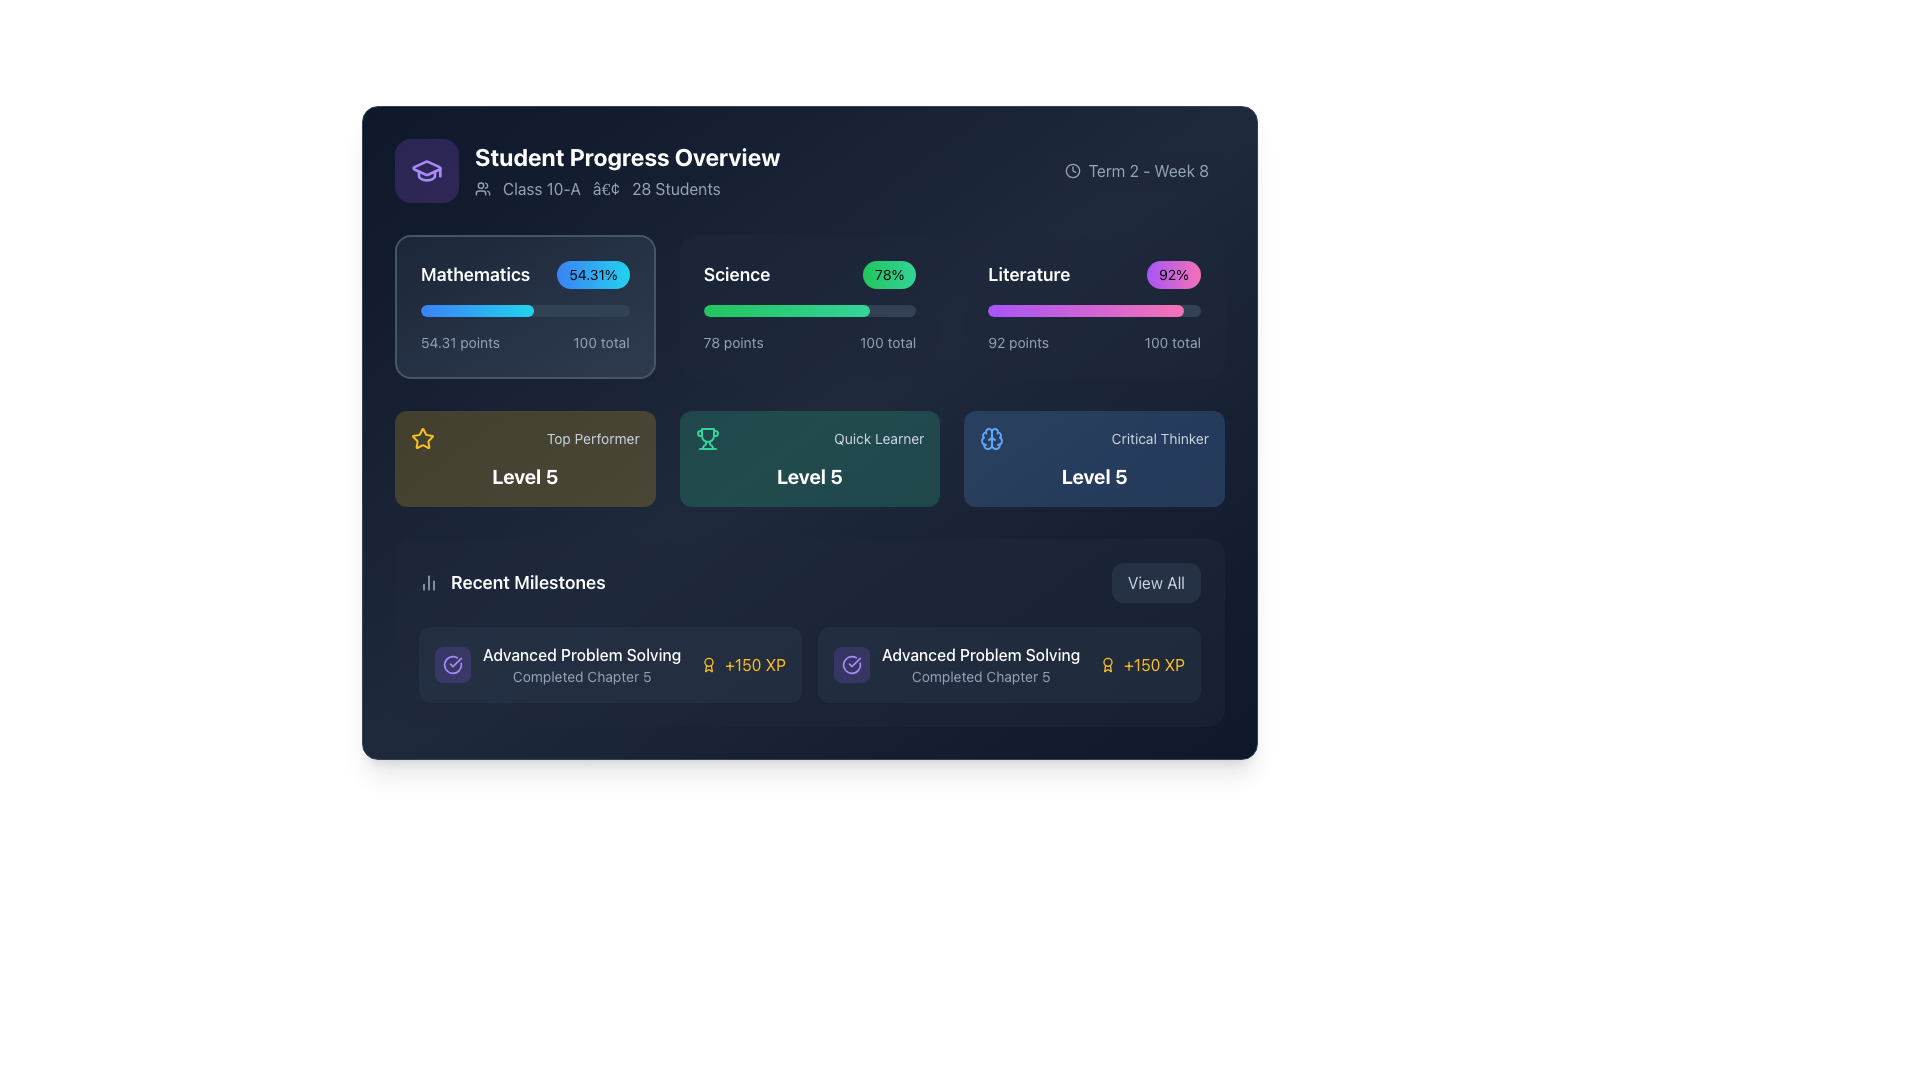 This screenshot has width=1920, height=1080. Describe the element at coordinates (1160, 438) in the screenshot. I see `text label displaying 'Critical Thinker' located in the bottom-right corner of the 'Level 5' section, styled in slate-gray font on a deep blue background` at that location.